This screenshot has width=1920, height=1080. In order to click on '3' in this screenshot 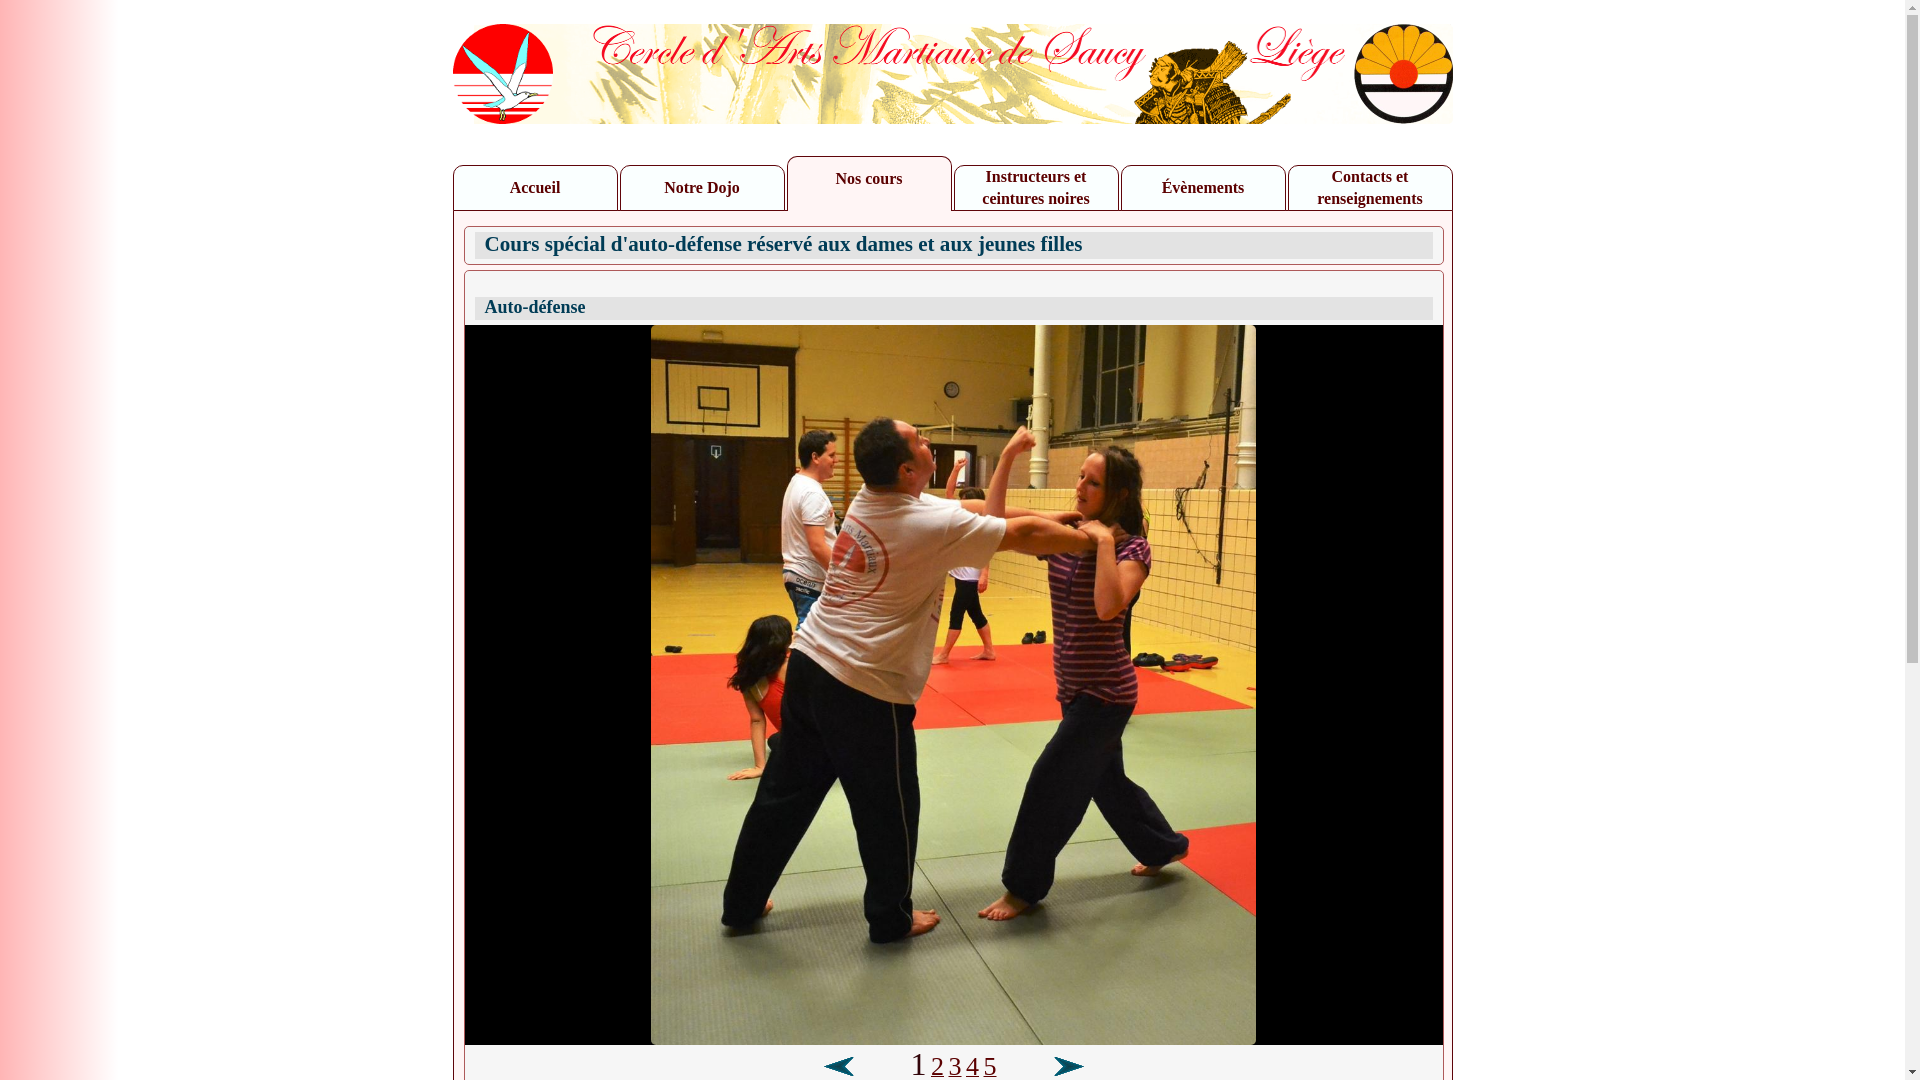, I will do `click(953, 1067)`.